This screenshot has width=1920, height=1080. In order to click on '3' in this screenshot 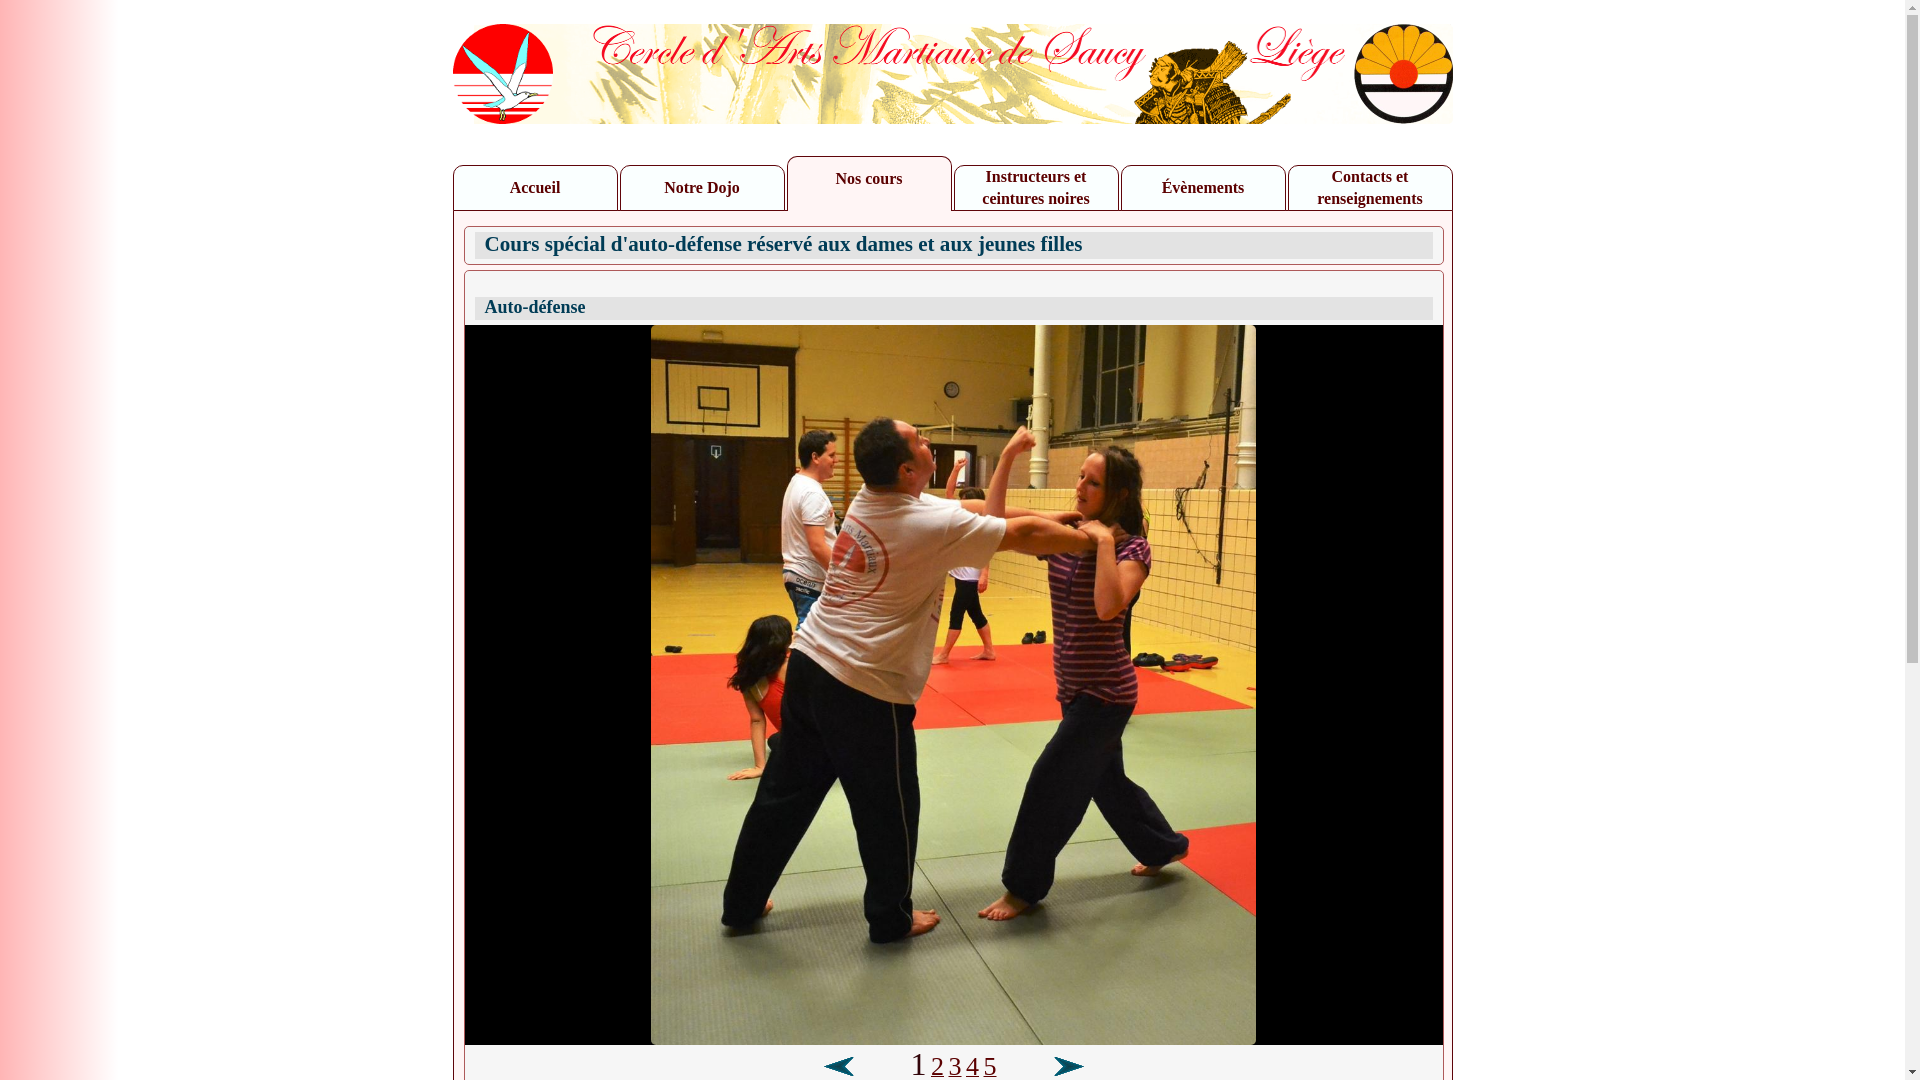, I will do `click(953, 1067)`.